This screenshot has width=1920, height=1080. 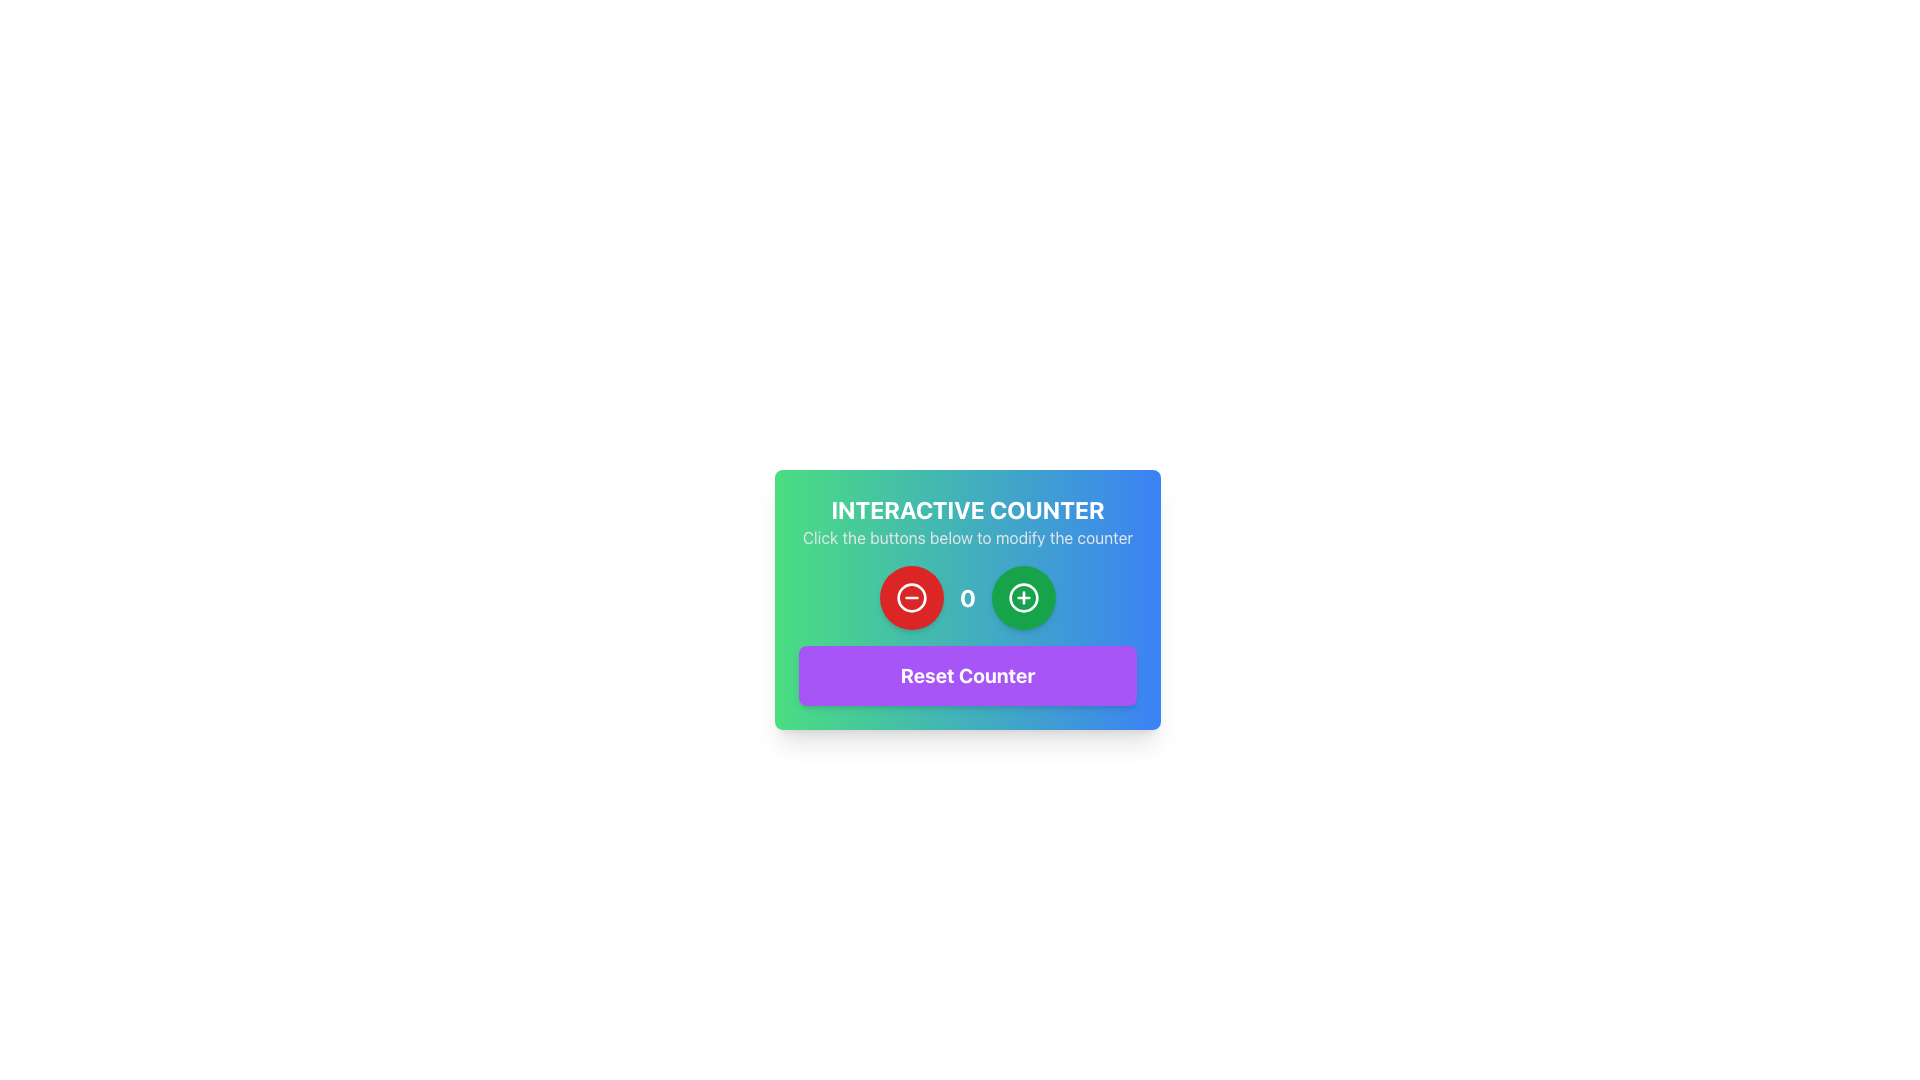 I want to click on displayed text from the 'Interactive Counter' text block, which includes the title and instructions centered above the interactive counter display and buttons, so click(x=968, y=520).